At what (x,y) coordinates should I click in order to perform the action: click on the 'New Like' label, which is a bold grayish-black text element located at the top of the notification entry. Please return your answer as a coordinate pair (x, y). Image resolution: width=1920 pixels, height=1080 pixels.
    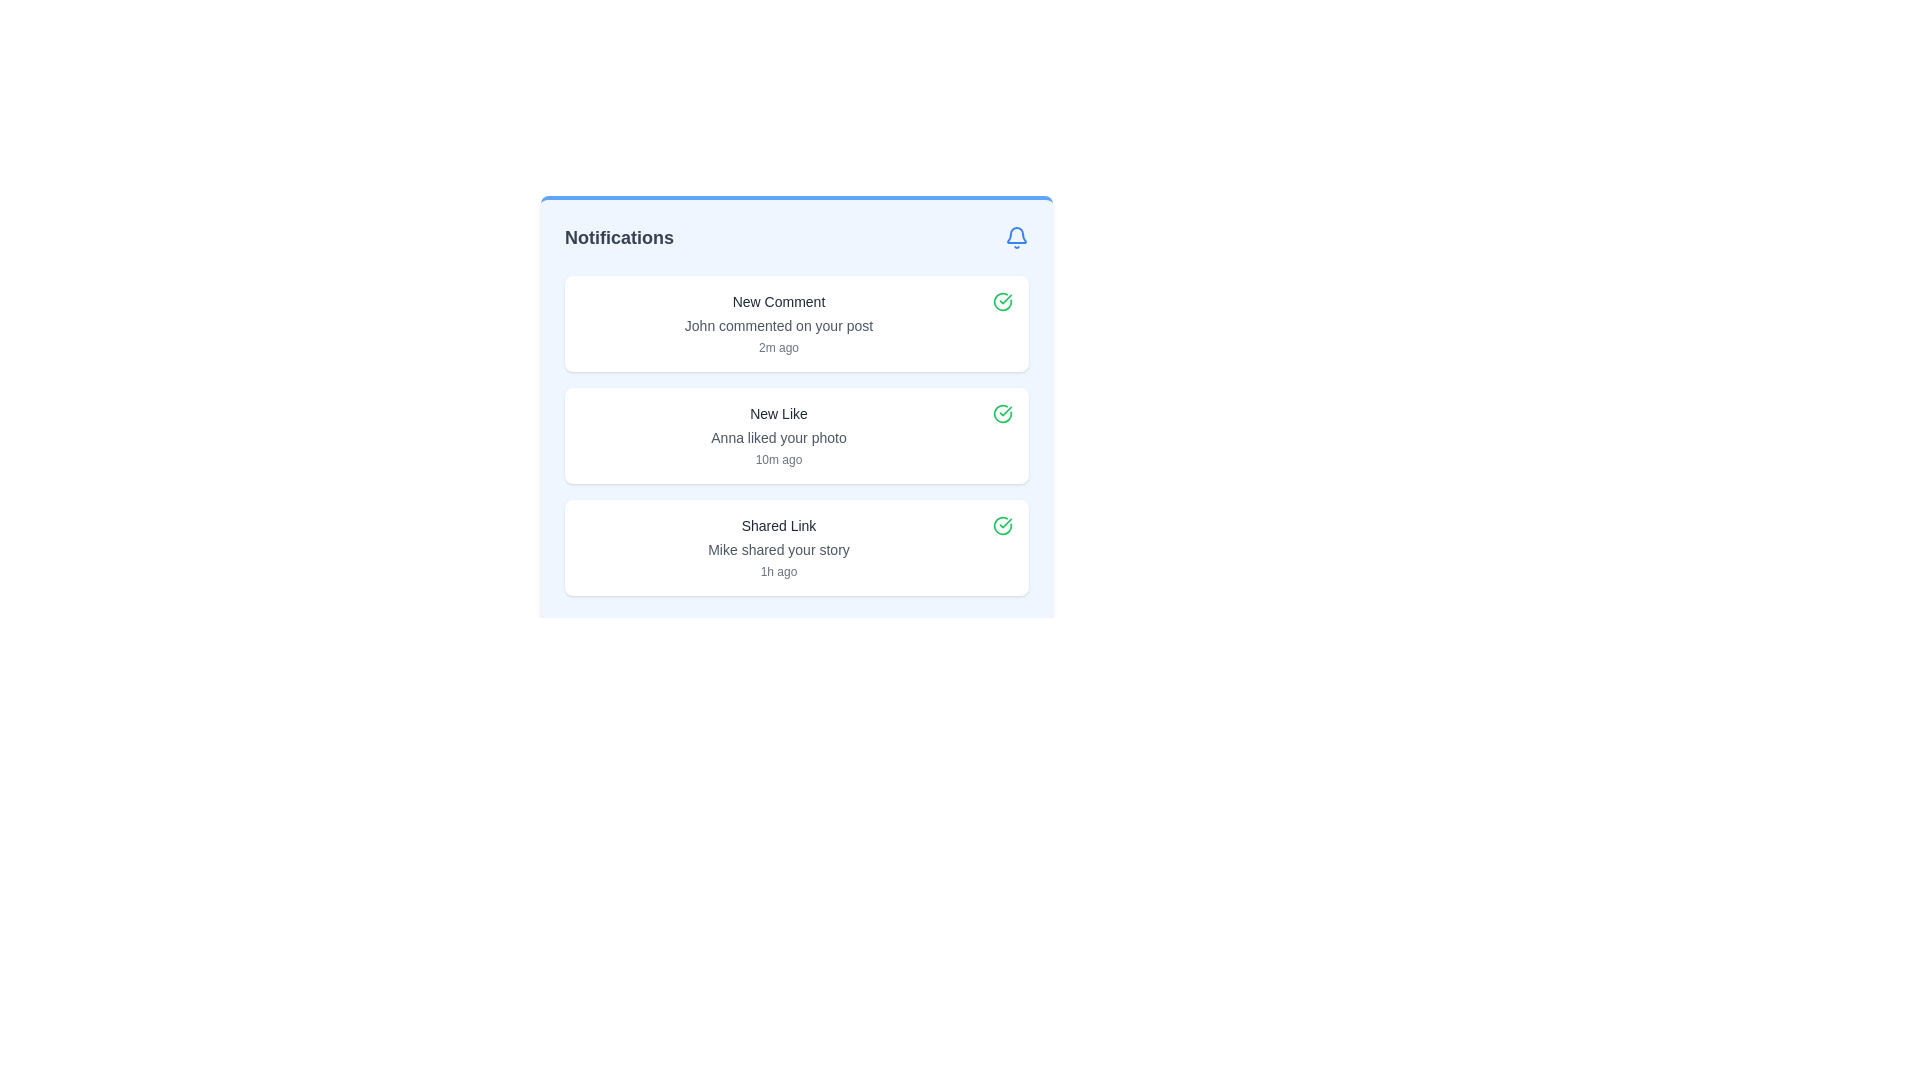
    Looking at the image, I should click on (777, 412).